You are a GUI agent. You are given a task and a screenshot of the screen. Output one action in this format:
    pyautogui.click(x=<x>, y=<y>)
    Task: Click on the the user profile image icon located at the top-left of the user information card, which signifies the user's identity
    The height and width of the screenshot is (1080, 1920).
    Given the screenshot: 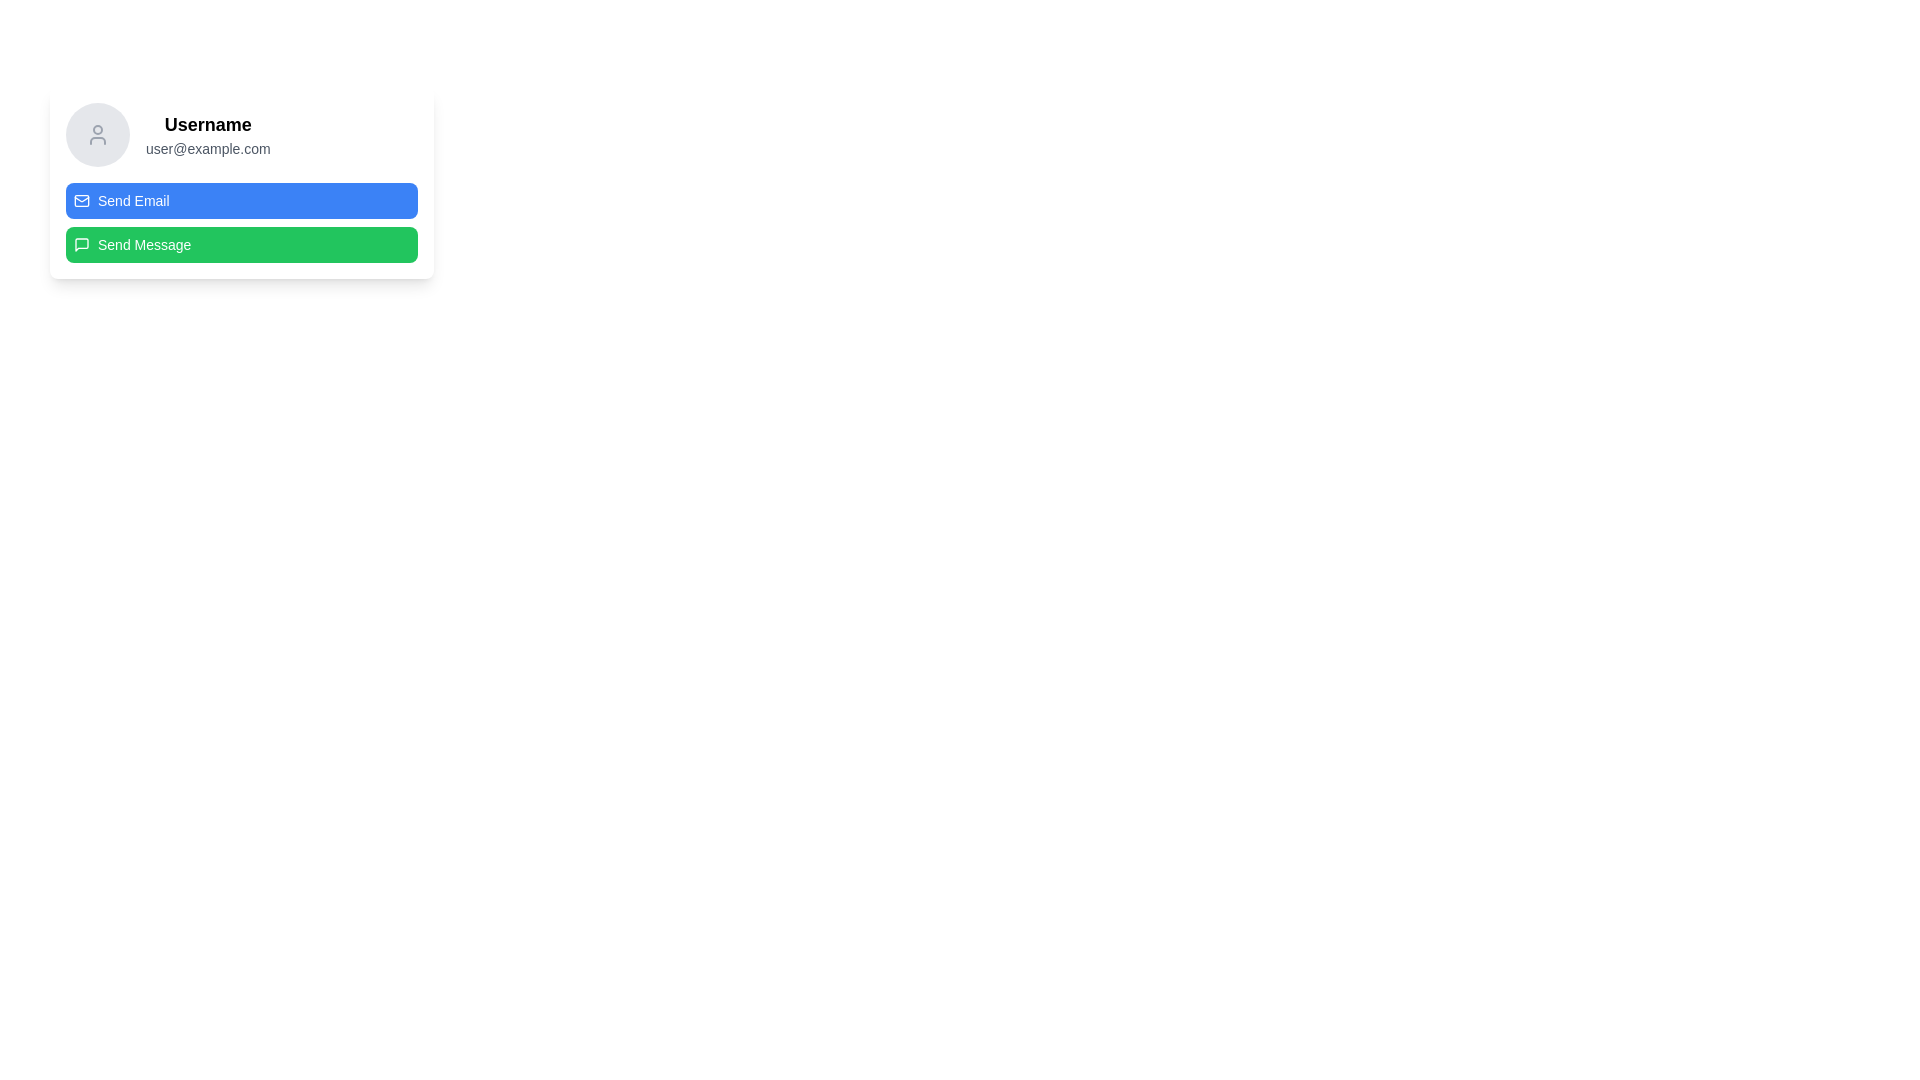 What is the action you would take?
    pyautogui.click(x=96, y=135)
    